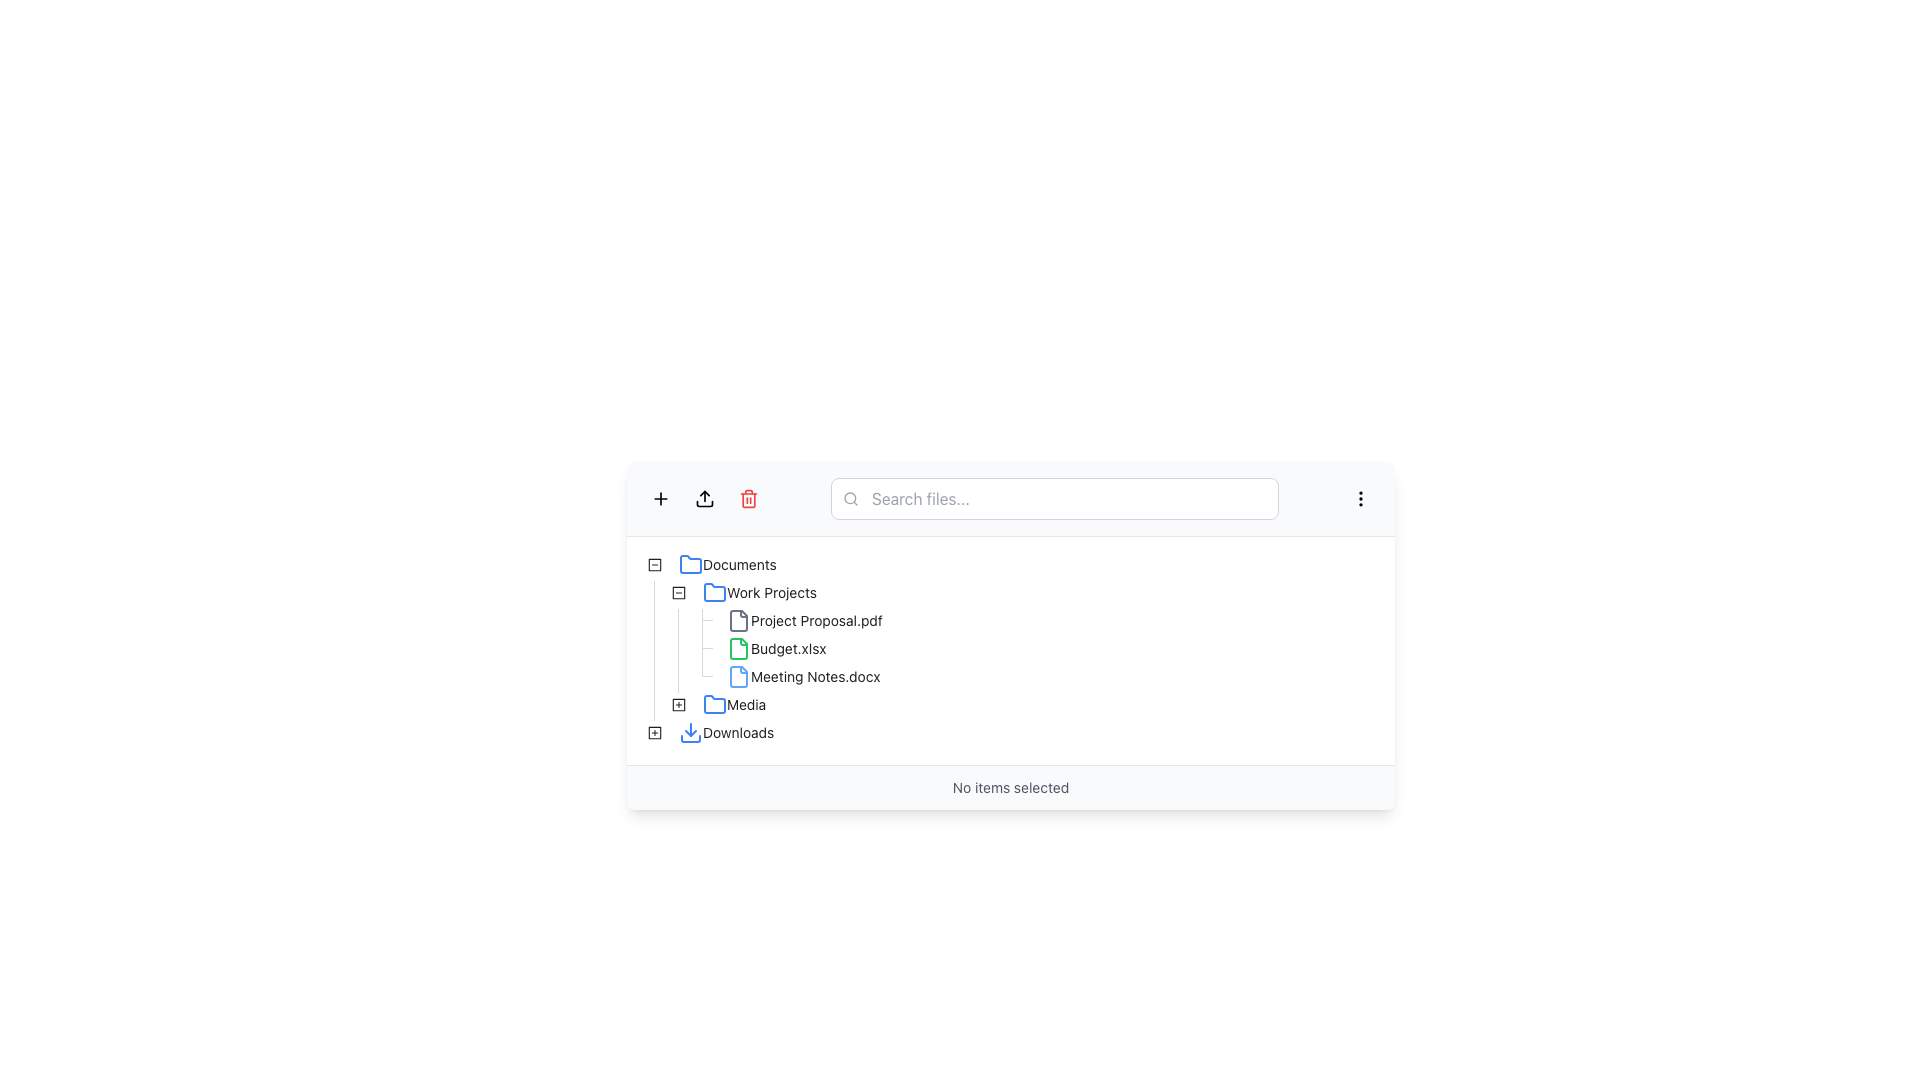 The height and width of the screenshot is (1080, 1920). What do you see at coordinates (764, 676) in the screenshot?
I see `the Tree item representing the file named 'Meeting Notes.docx'` at bounding box center [764, 676].